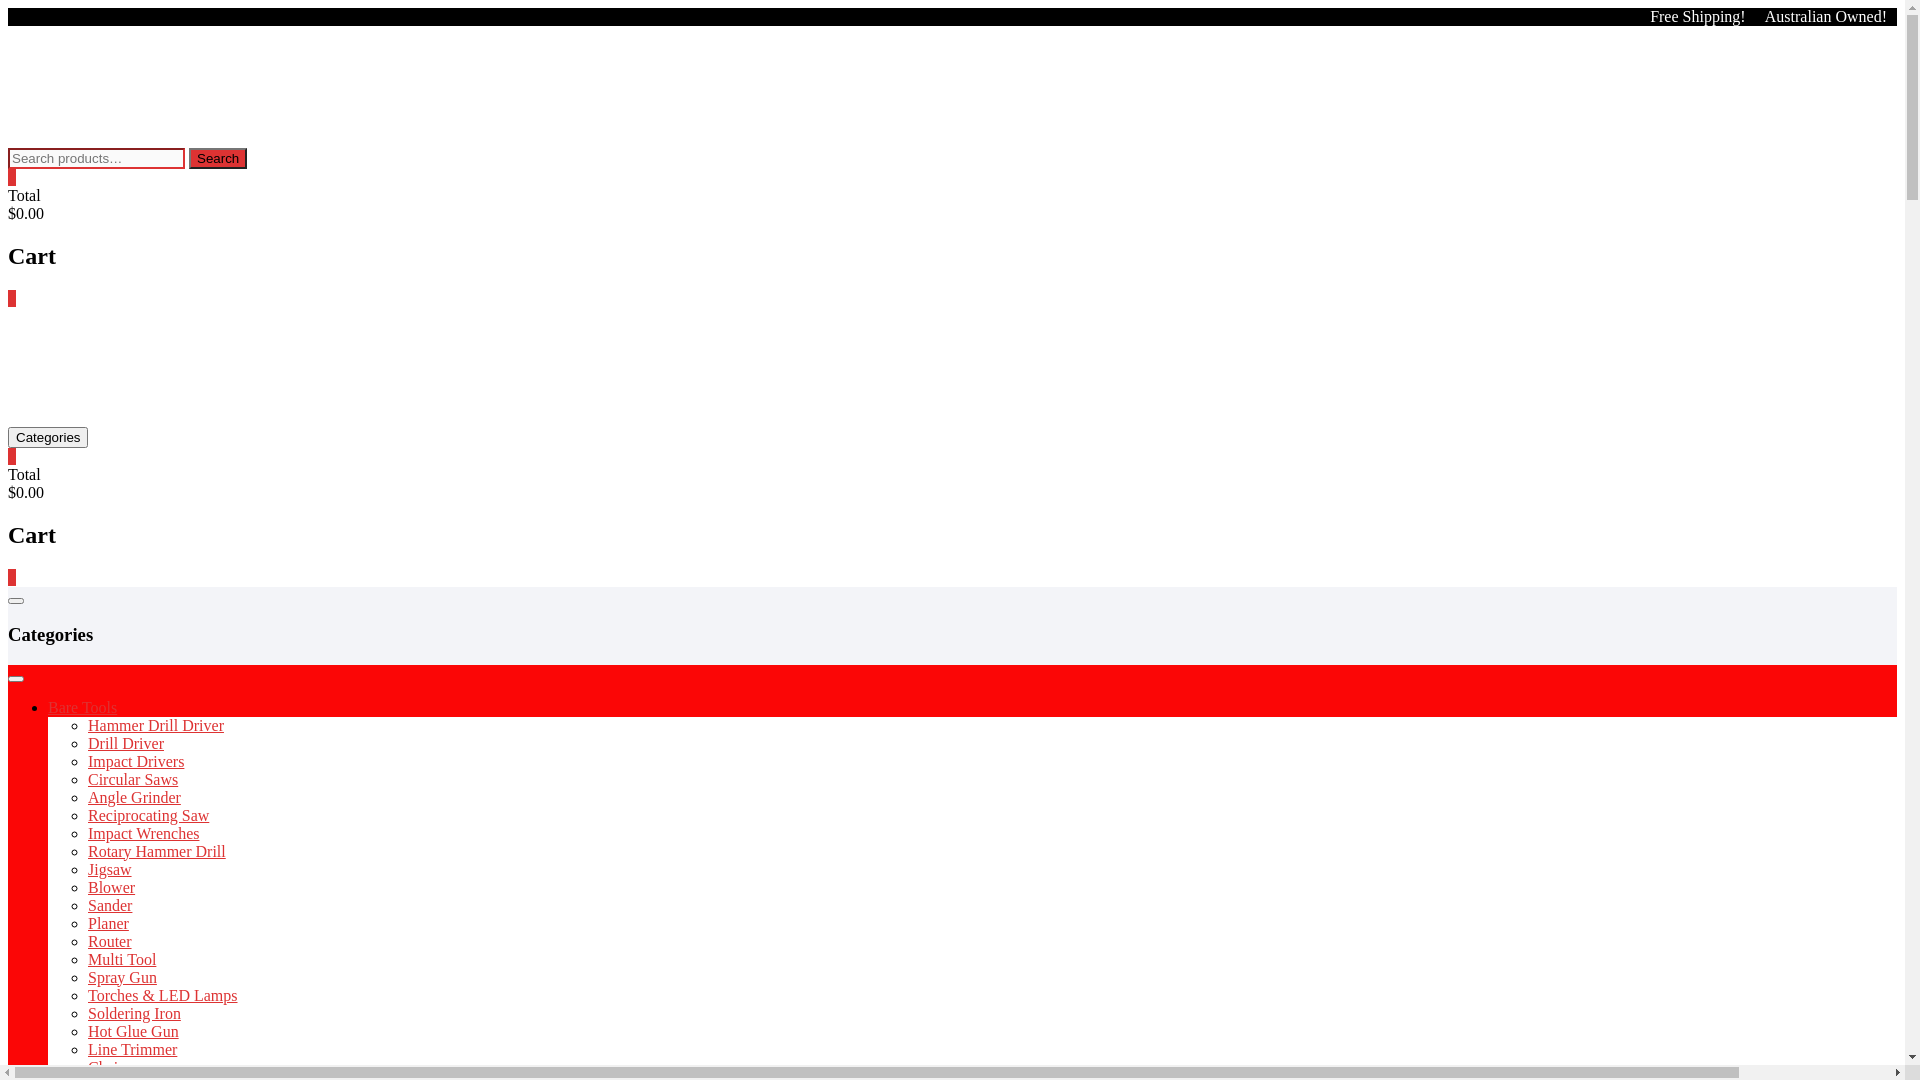 The width and height of the screenshot is (1920, 1080). What do you see at coordinates (107, 923) in the screenshot?
I see `'Planer'` at bounding box center [107, 923].